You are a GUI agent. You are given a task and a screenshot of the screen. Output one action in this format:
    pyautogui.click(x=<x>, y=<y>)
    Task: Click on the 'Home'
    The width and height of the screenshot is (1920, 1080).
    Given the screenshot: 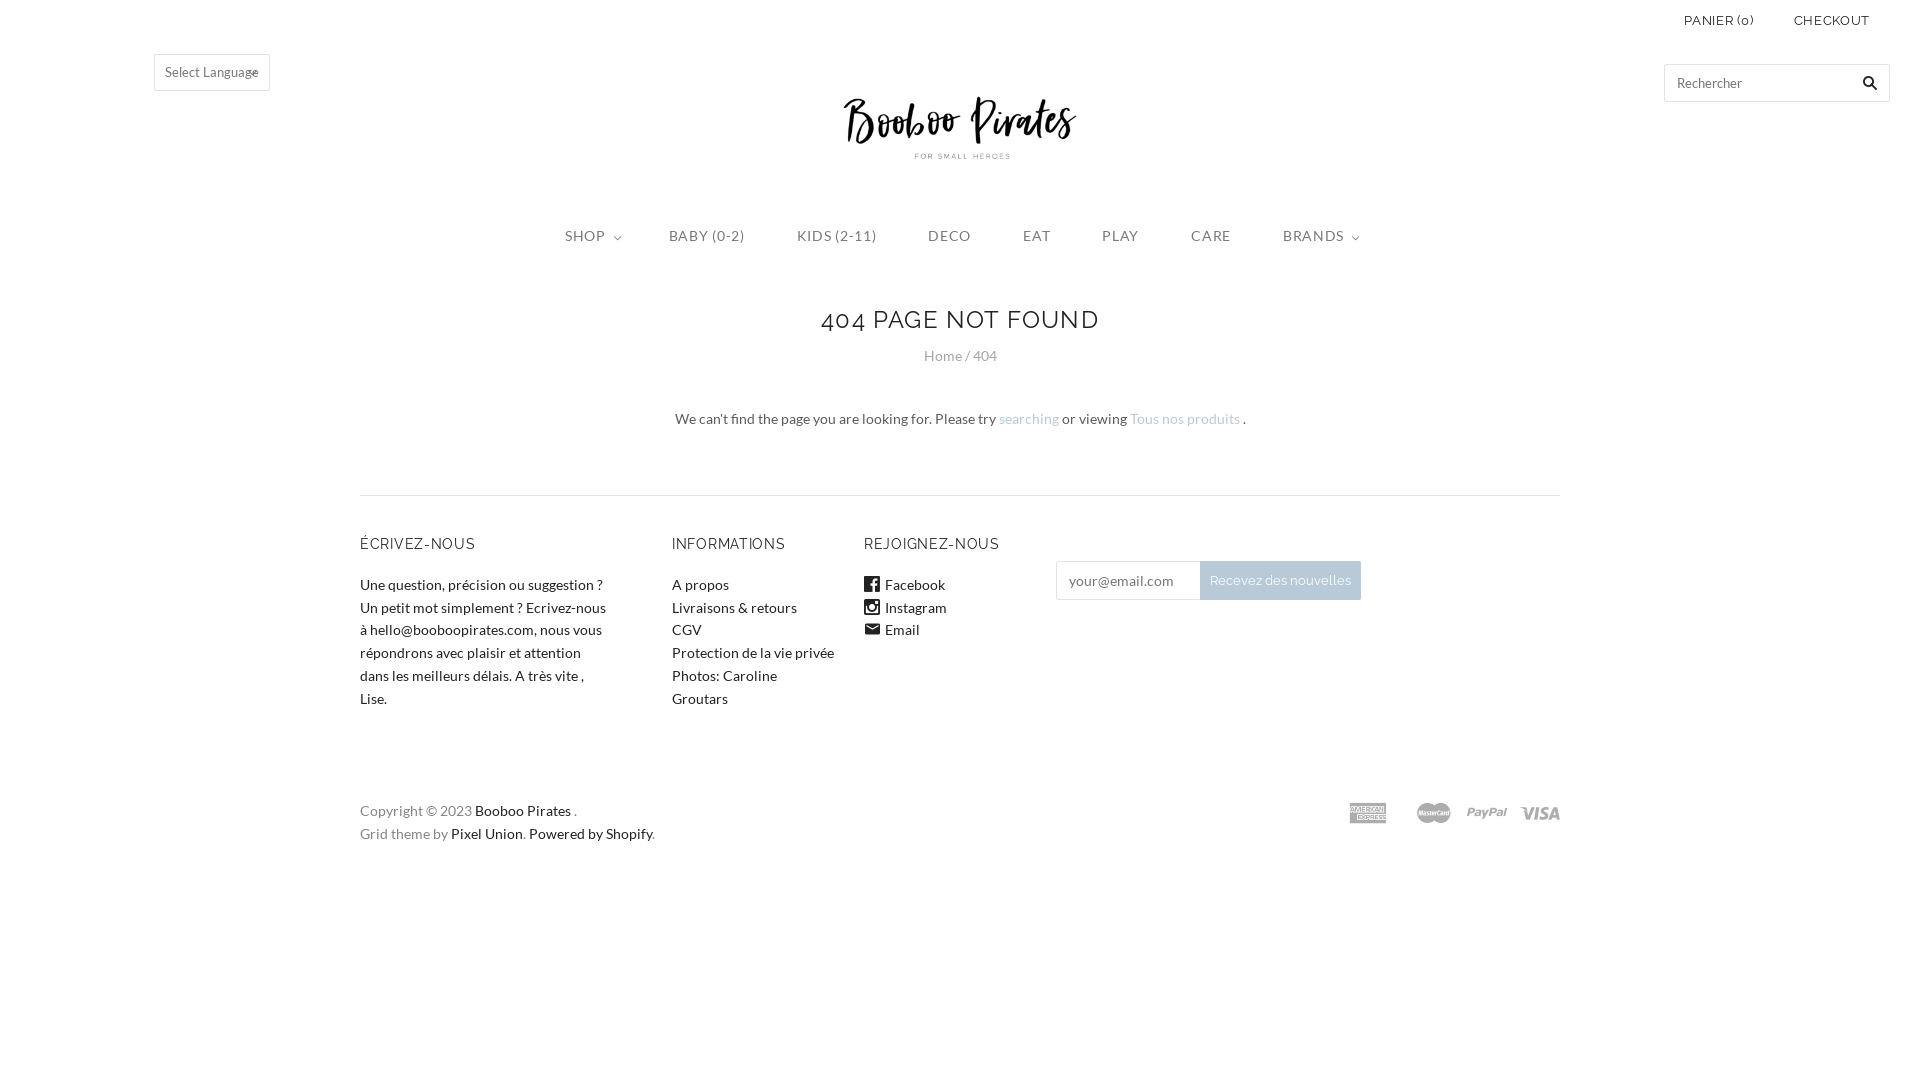 What is the action you would take?
    pyautogui.click(x=941, y=354)
    